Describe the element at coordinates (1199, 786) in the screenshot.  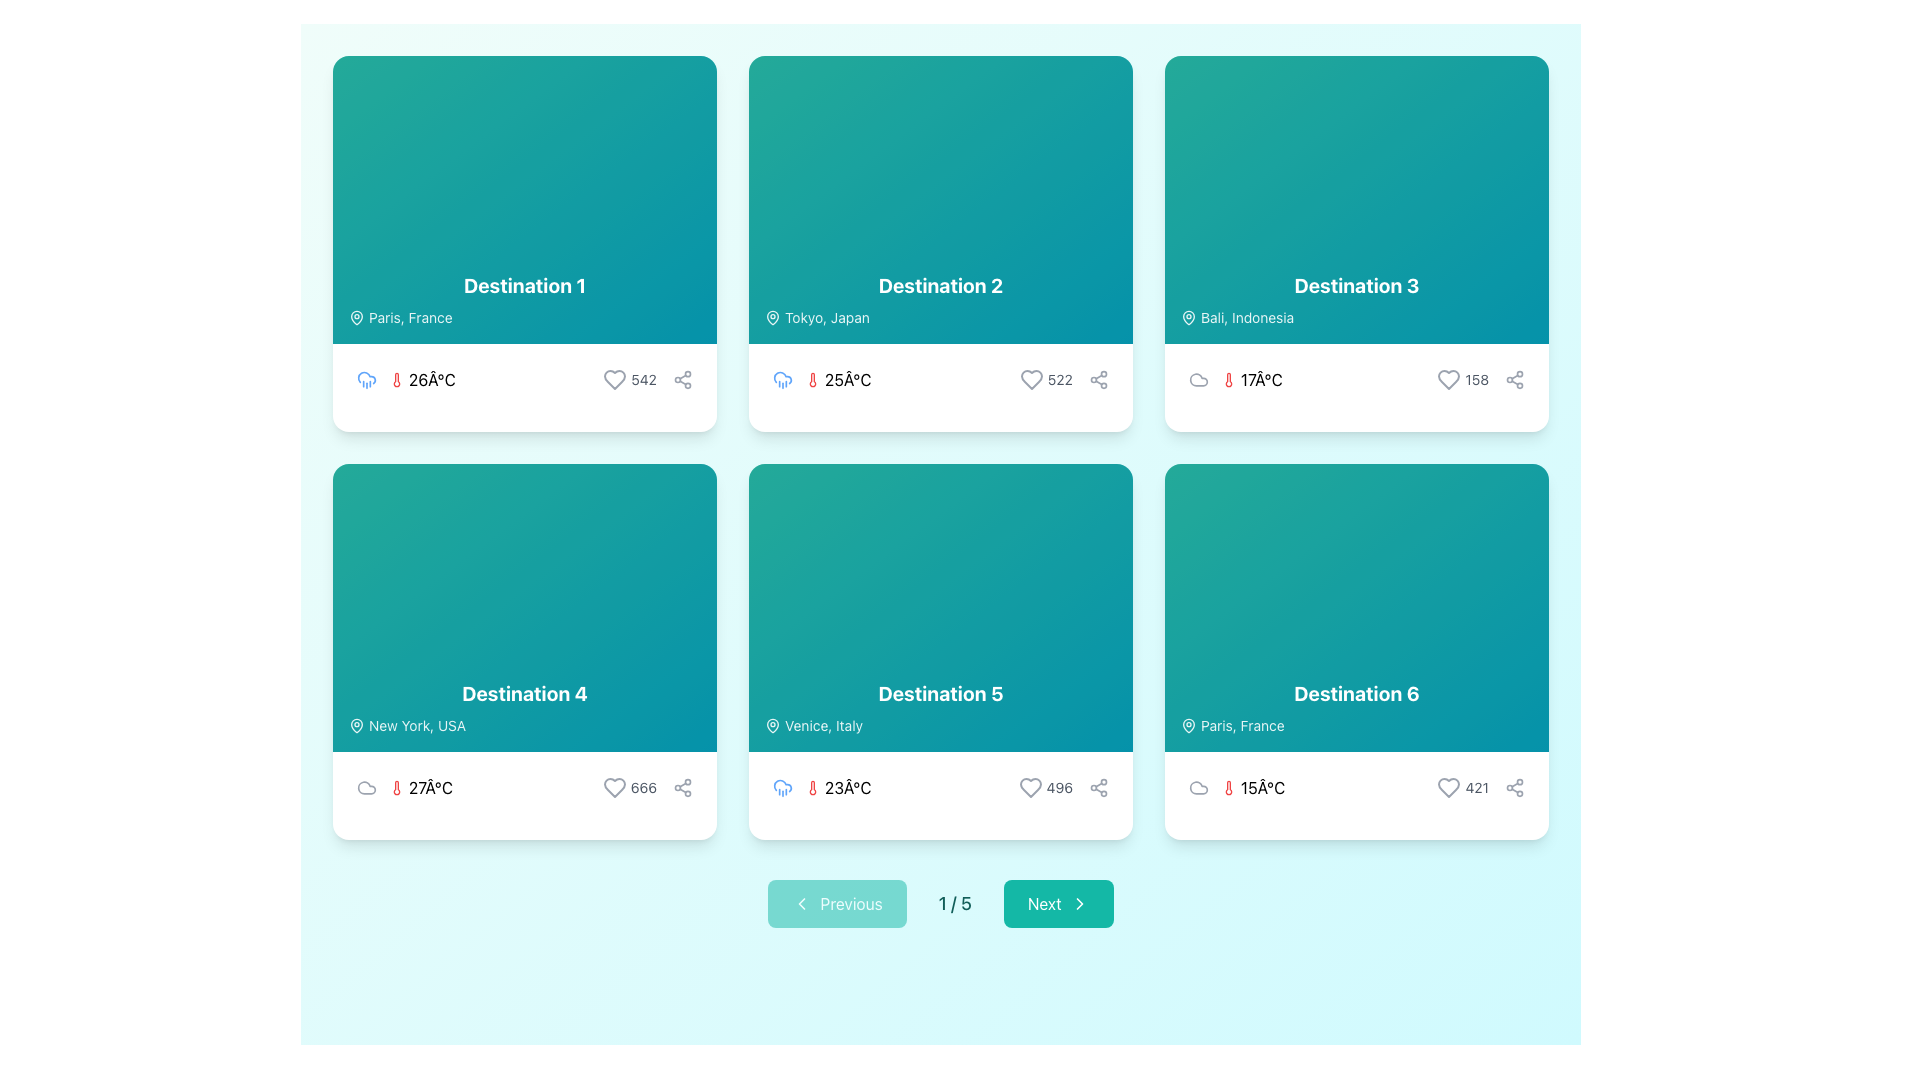
I see `the cloud icon in the footer section of the card labeled 'Destination 6', which is located to the left of the temperature data '15°C'` at that location.